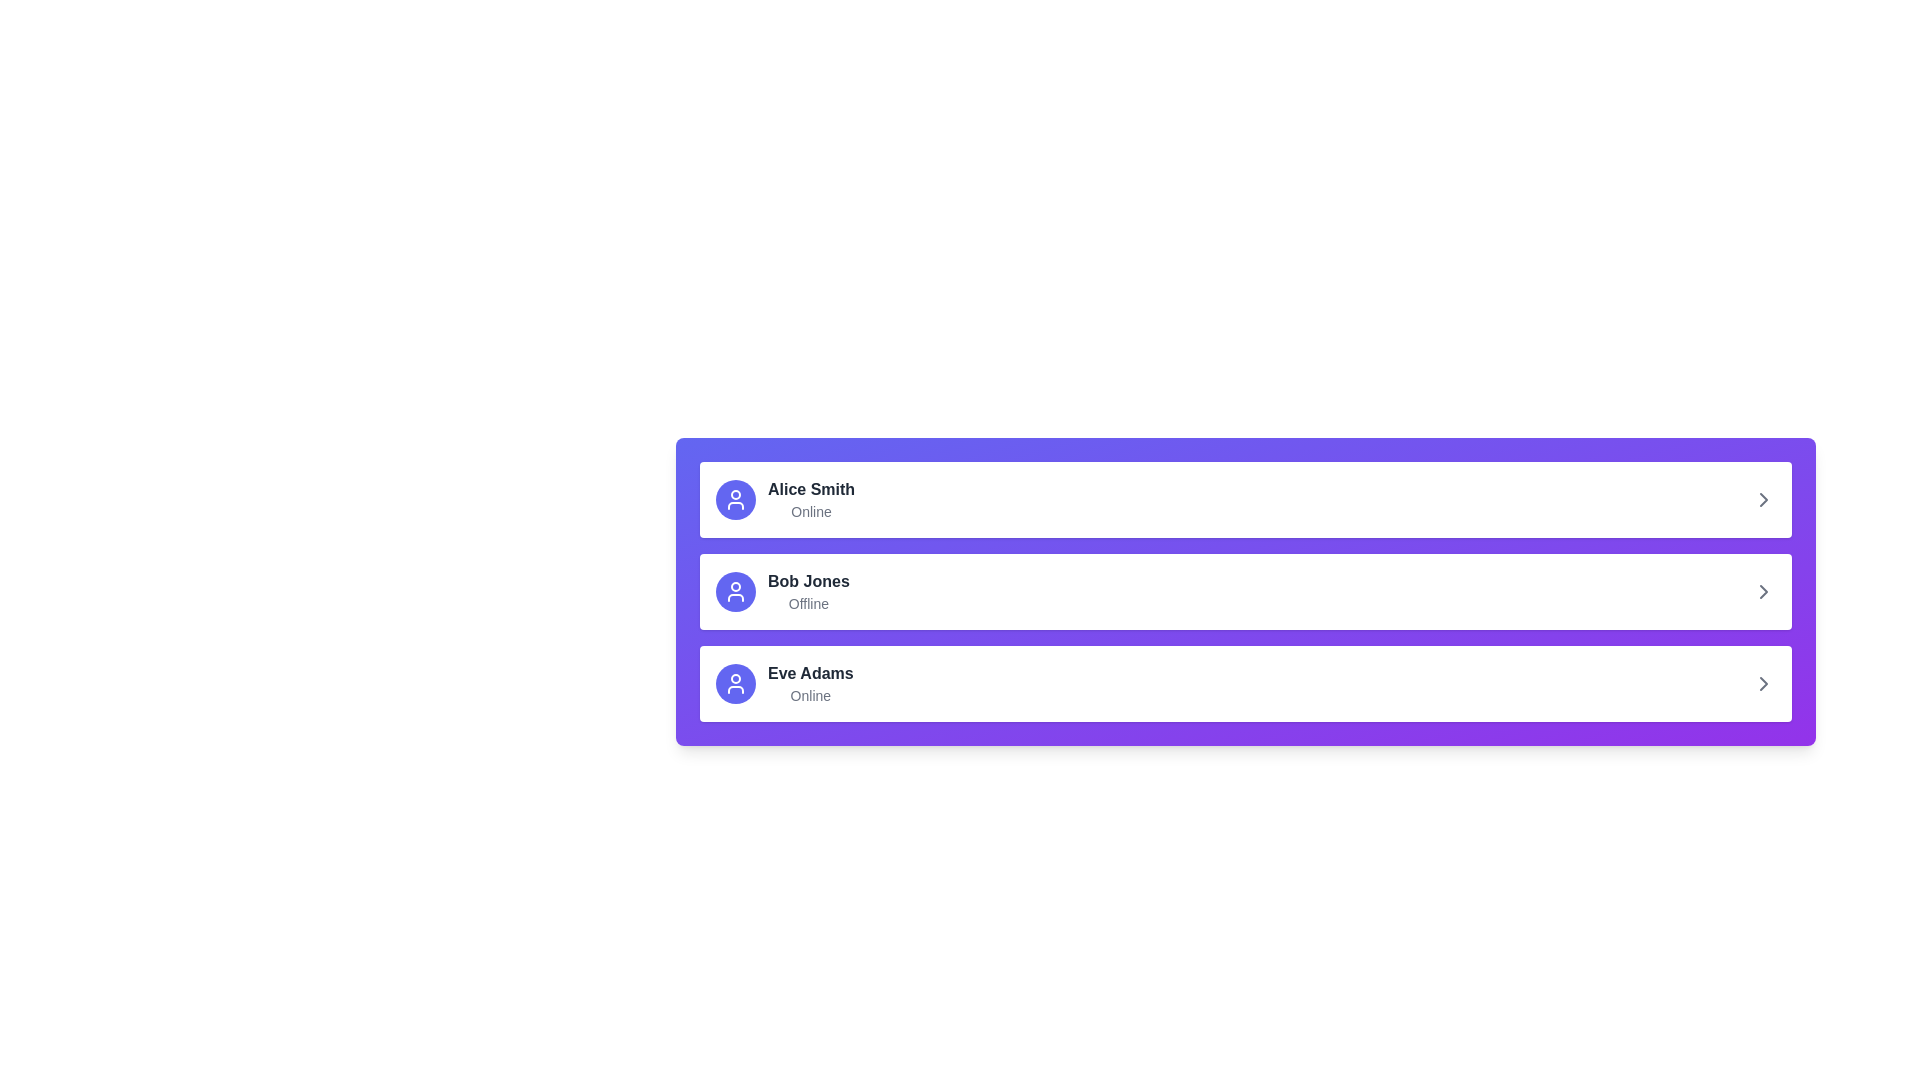  I want to click on text label displaying 'Online' located below the name 'Eve Adams' in a small, gray font, so click(810, 694).